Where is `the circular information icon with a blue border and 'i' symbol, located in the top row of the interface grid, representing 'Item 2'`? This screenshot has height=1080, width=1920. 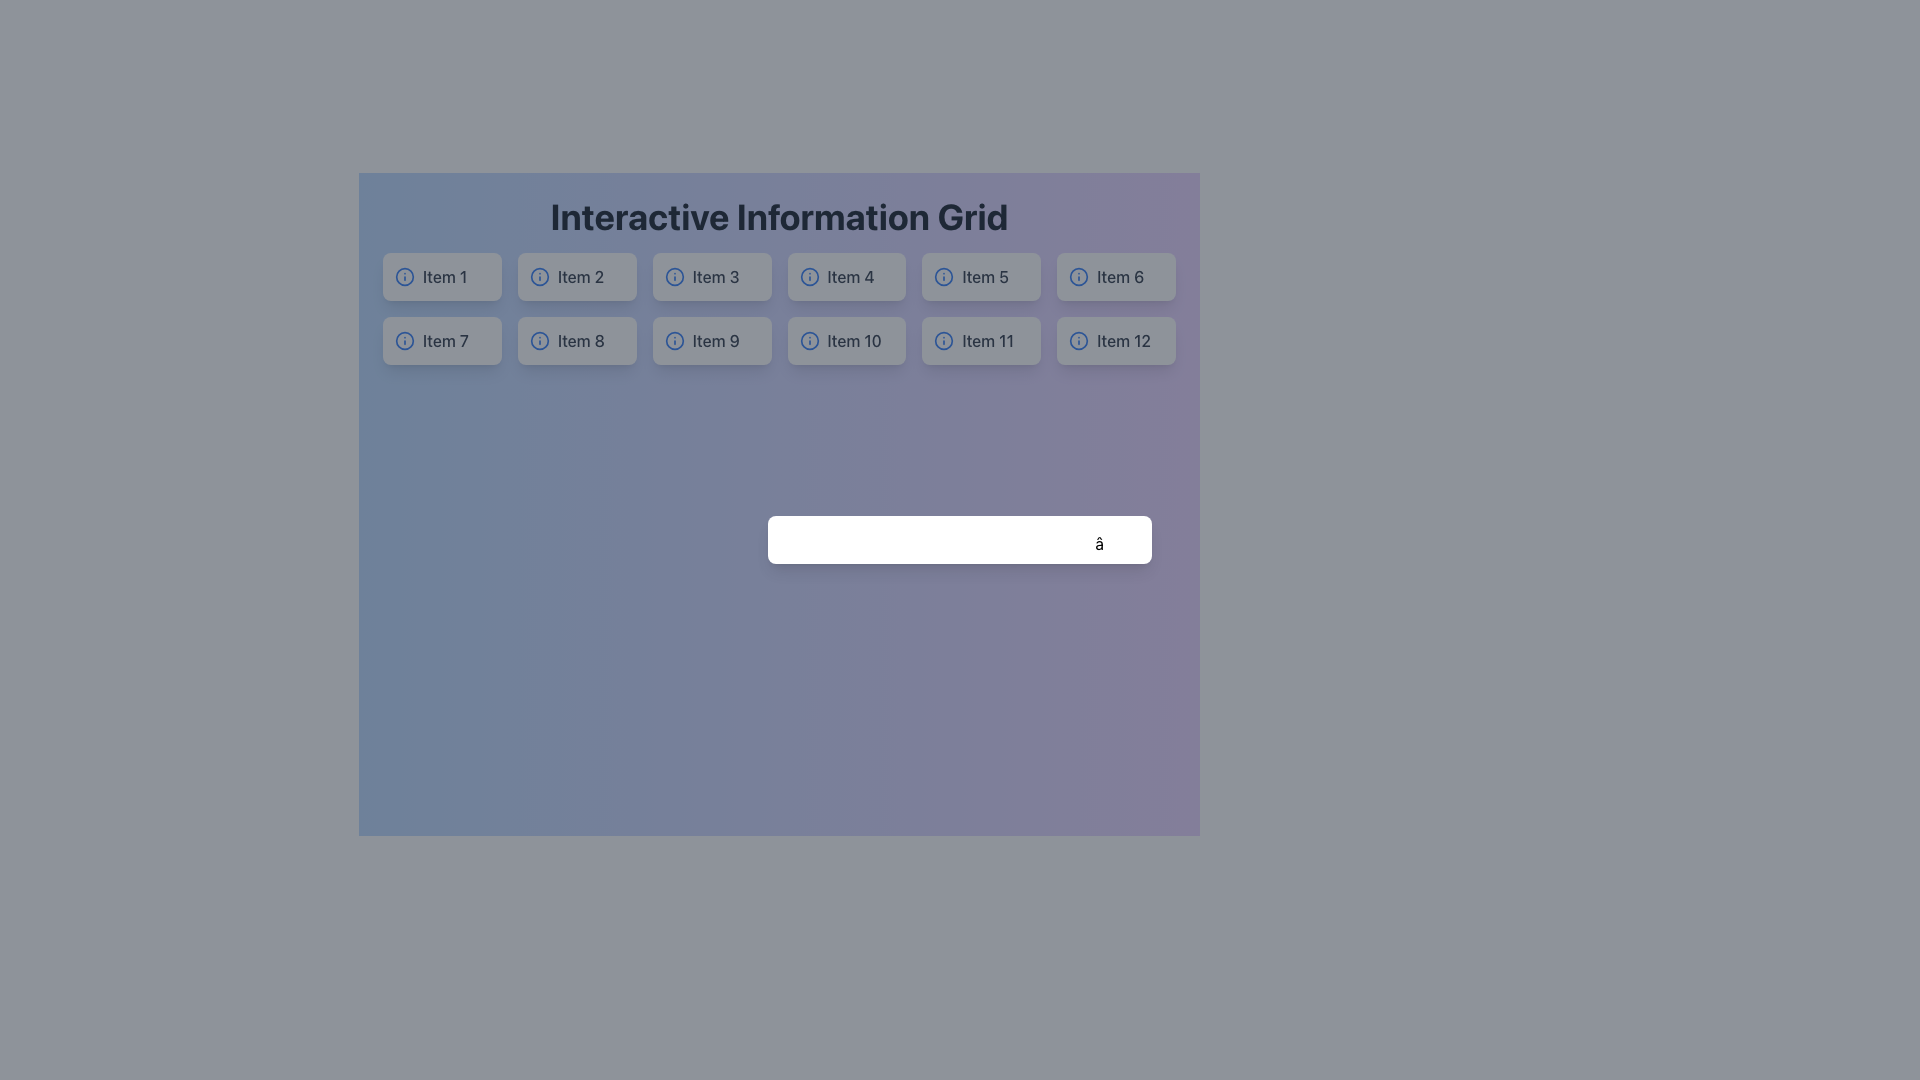 the circular information icon with a blue border and 'i' symbol, located in the top row of the interface grid, representing 'Item 2' is located at coordinates (539, 277).